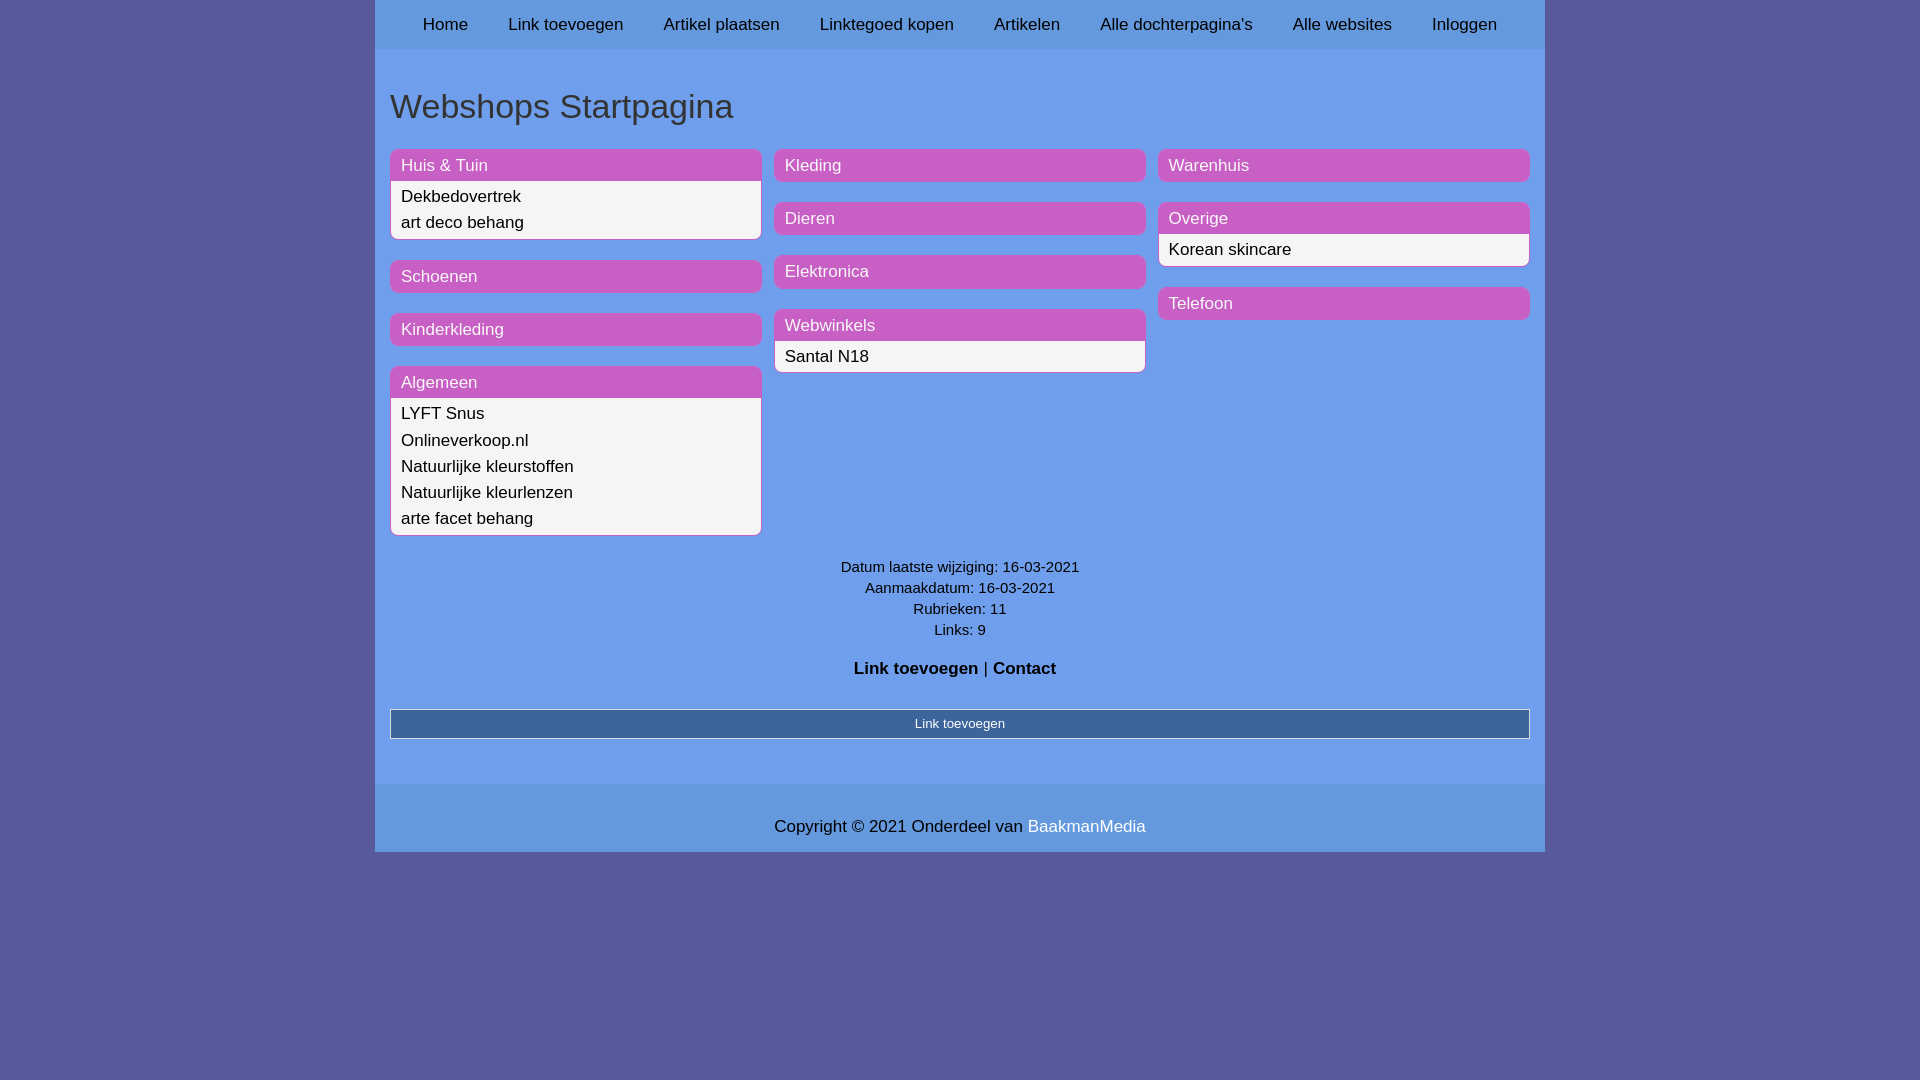  What do you see at coordinates (400, 466) in the screenshot?
I see `'Natuurlijke kleurstoffen'` at bounding box center [400, 466].